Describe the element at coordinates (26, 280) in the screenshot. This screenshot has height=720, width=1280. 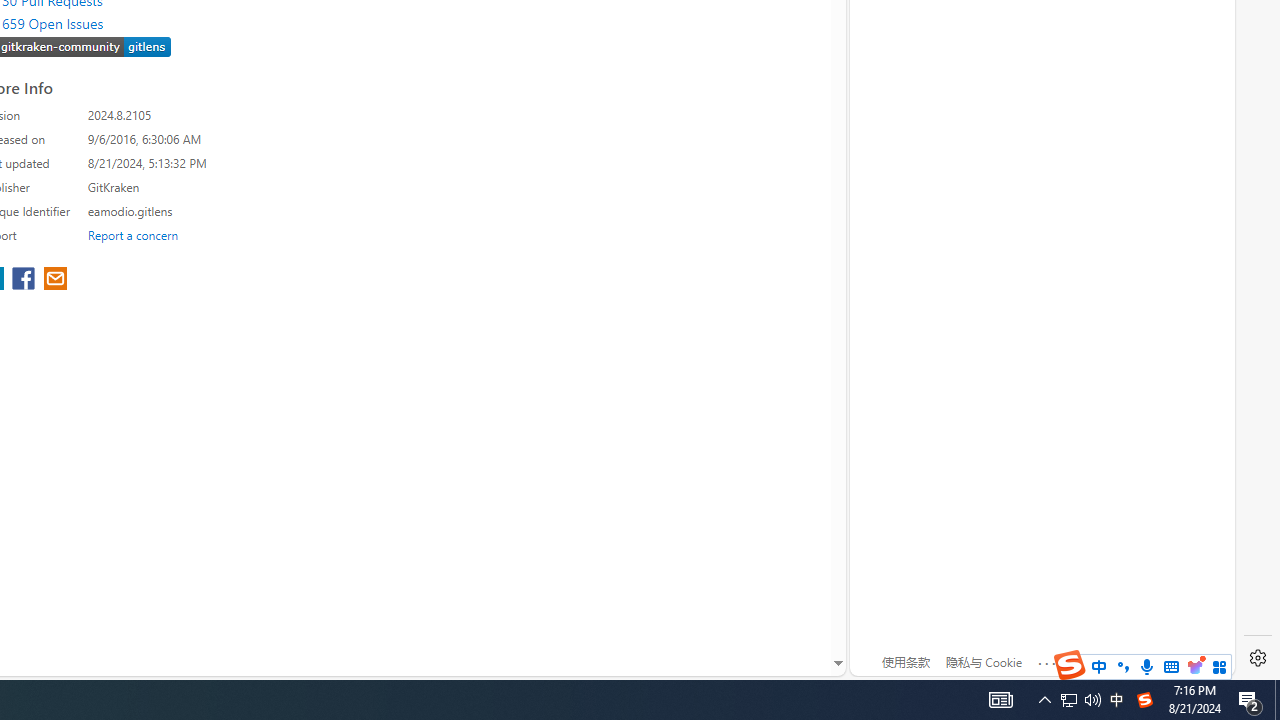
I see `'share extension on facebook'` at that location.